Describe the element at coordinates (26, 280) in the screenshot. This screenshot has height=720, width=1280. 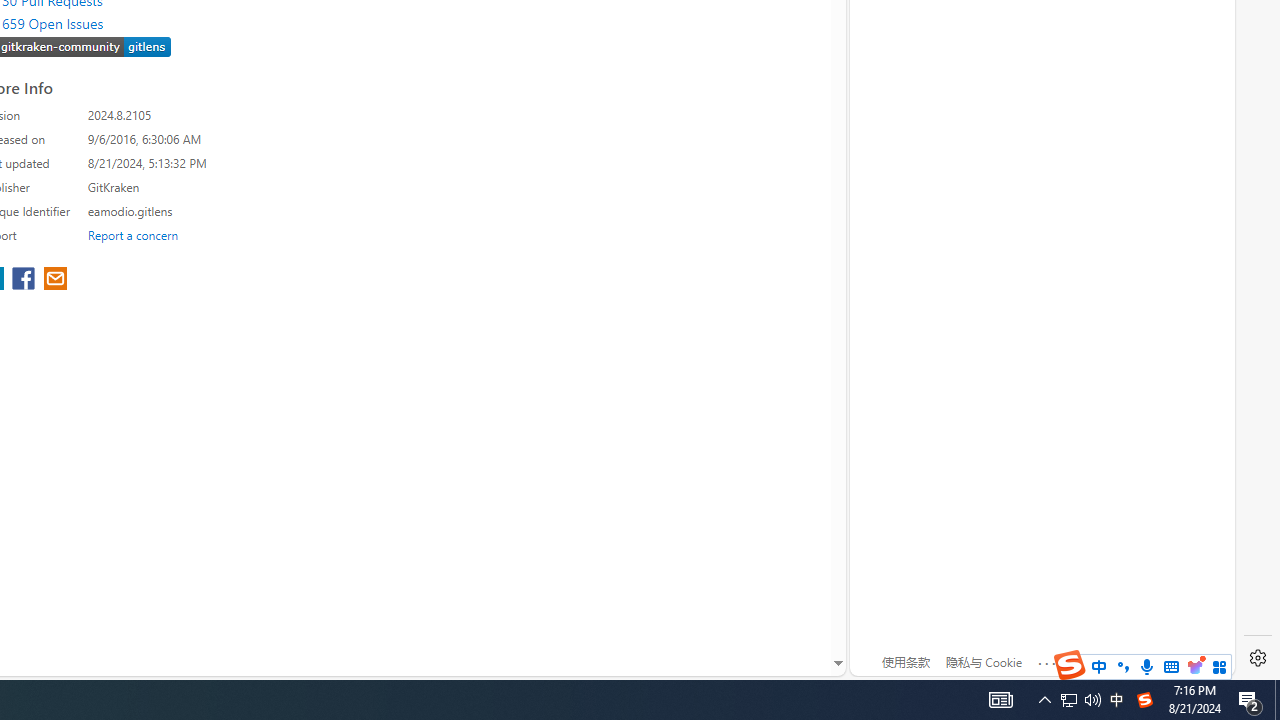
I see `'share extension on facebook'` at that location.